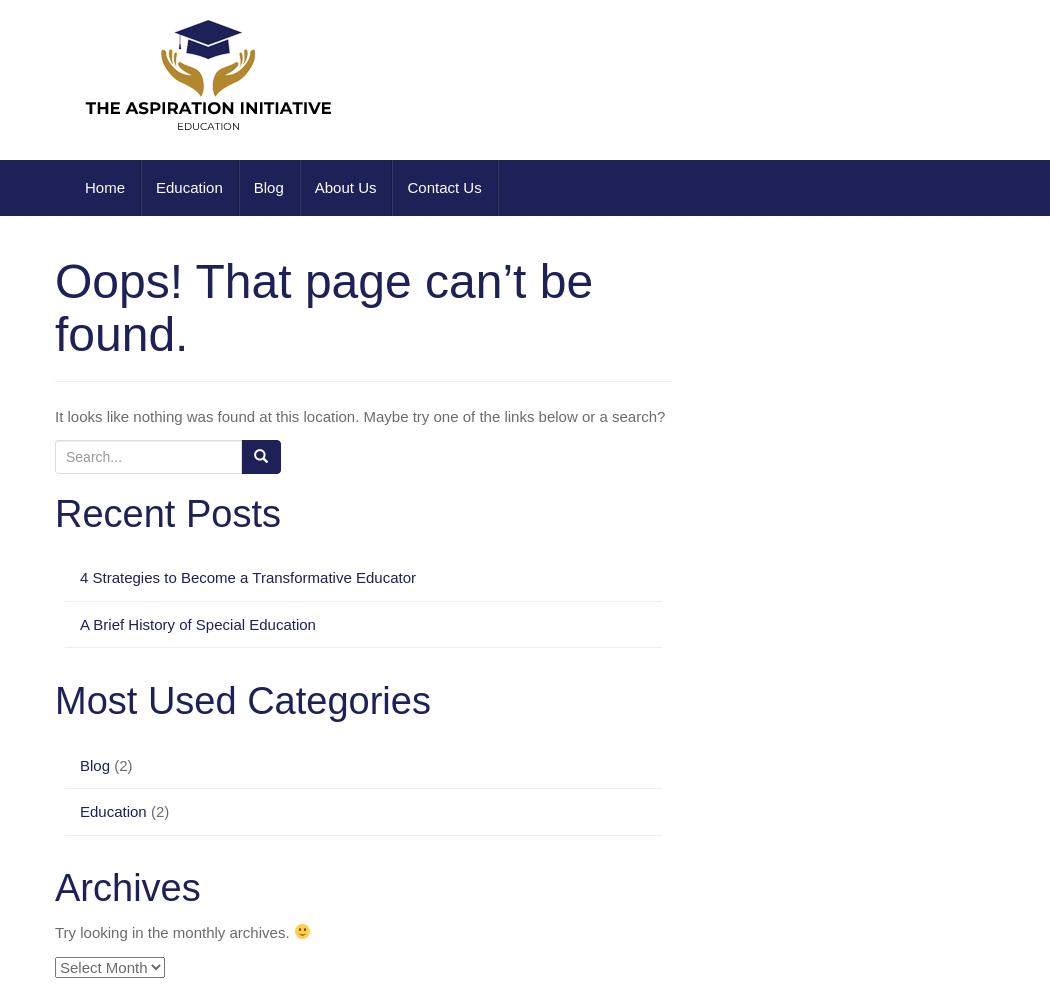 This screenshot has width=1050, height=1000. I want to click on 'Contact Us', so click(443, 187).